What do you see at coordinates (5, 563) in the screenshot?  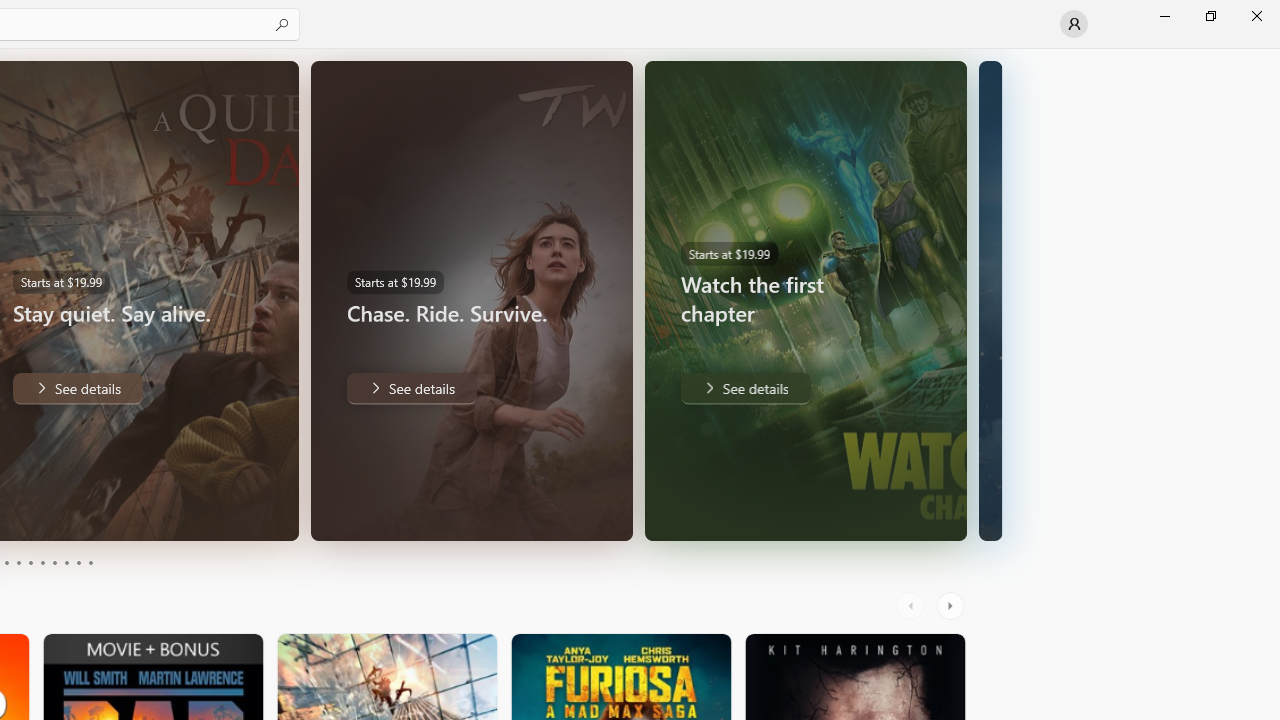 I see `'Page 3'` at bounding box center [5, 563].